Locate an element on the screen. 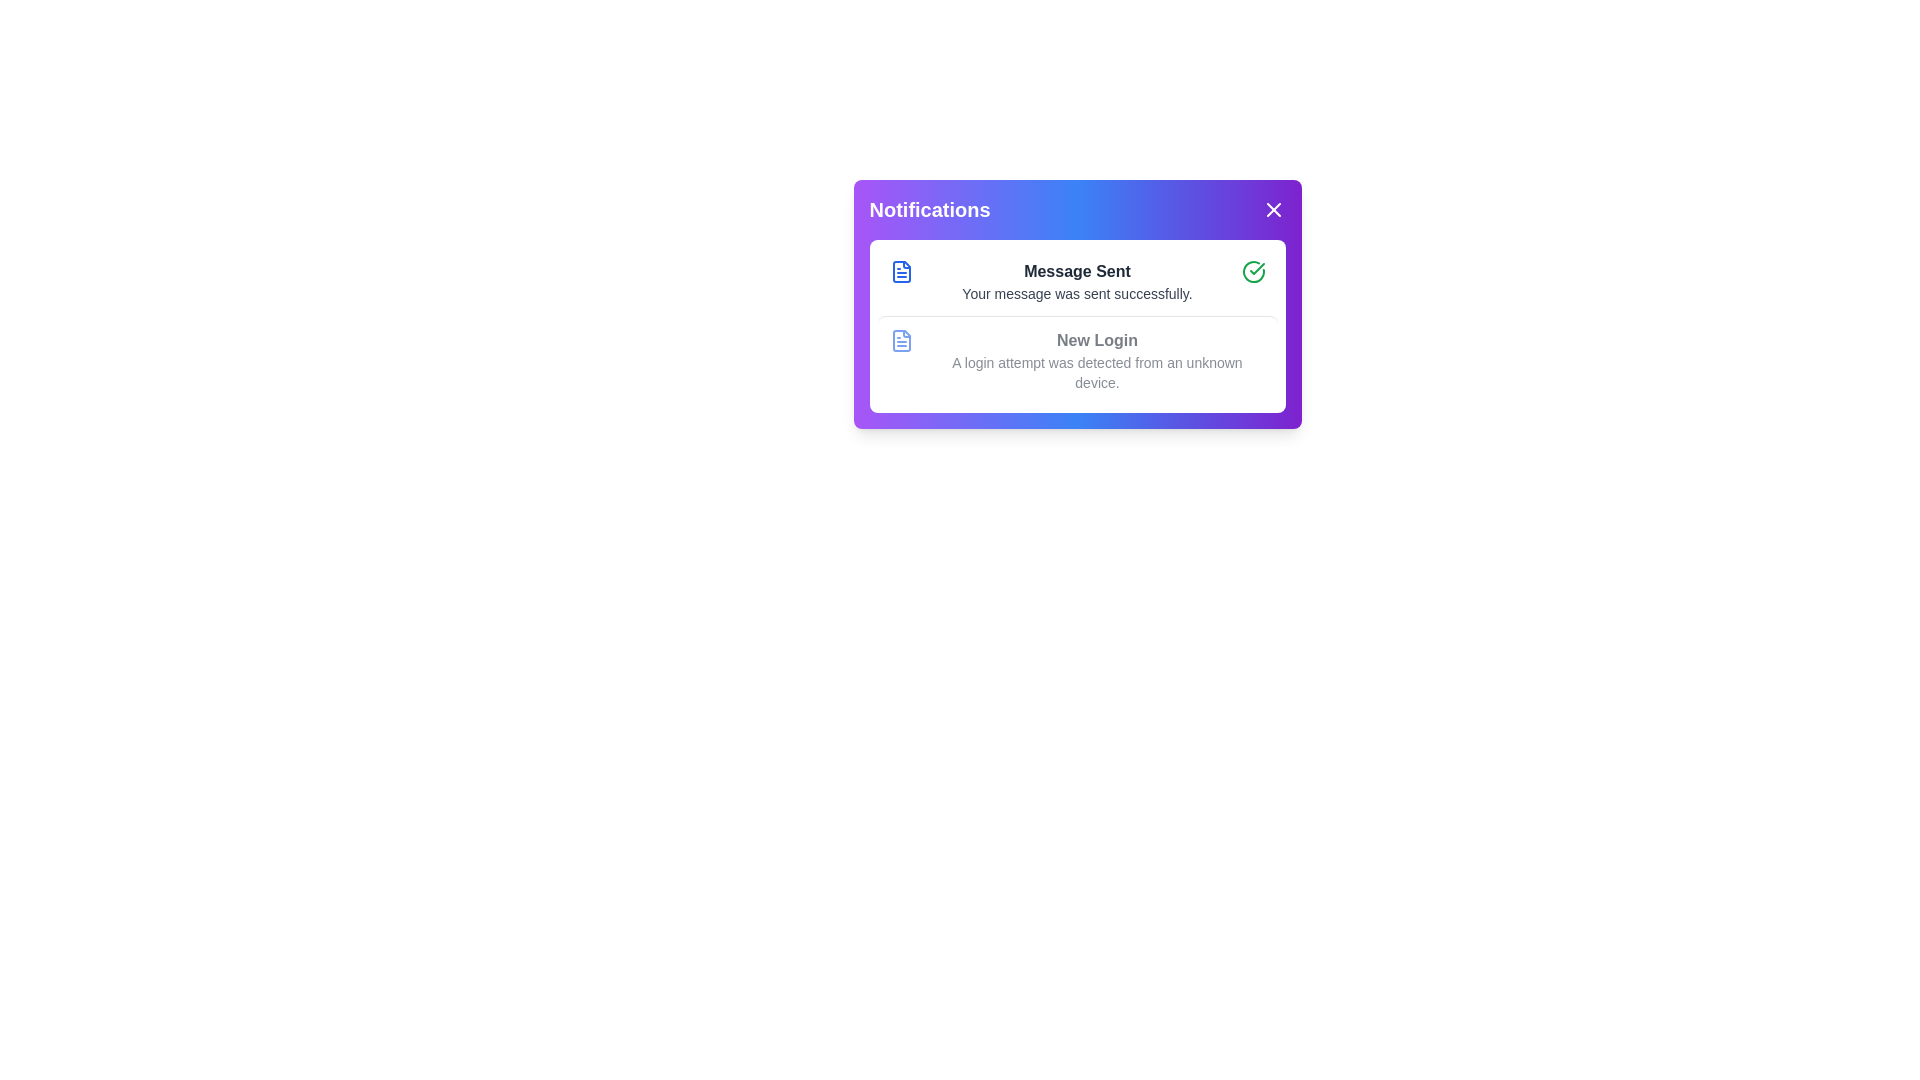 The image size is (1920, 1080). the notification titled 'Message Sent' which indicates that your message was sent successfully is located at coordinates (1076, 281).